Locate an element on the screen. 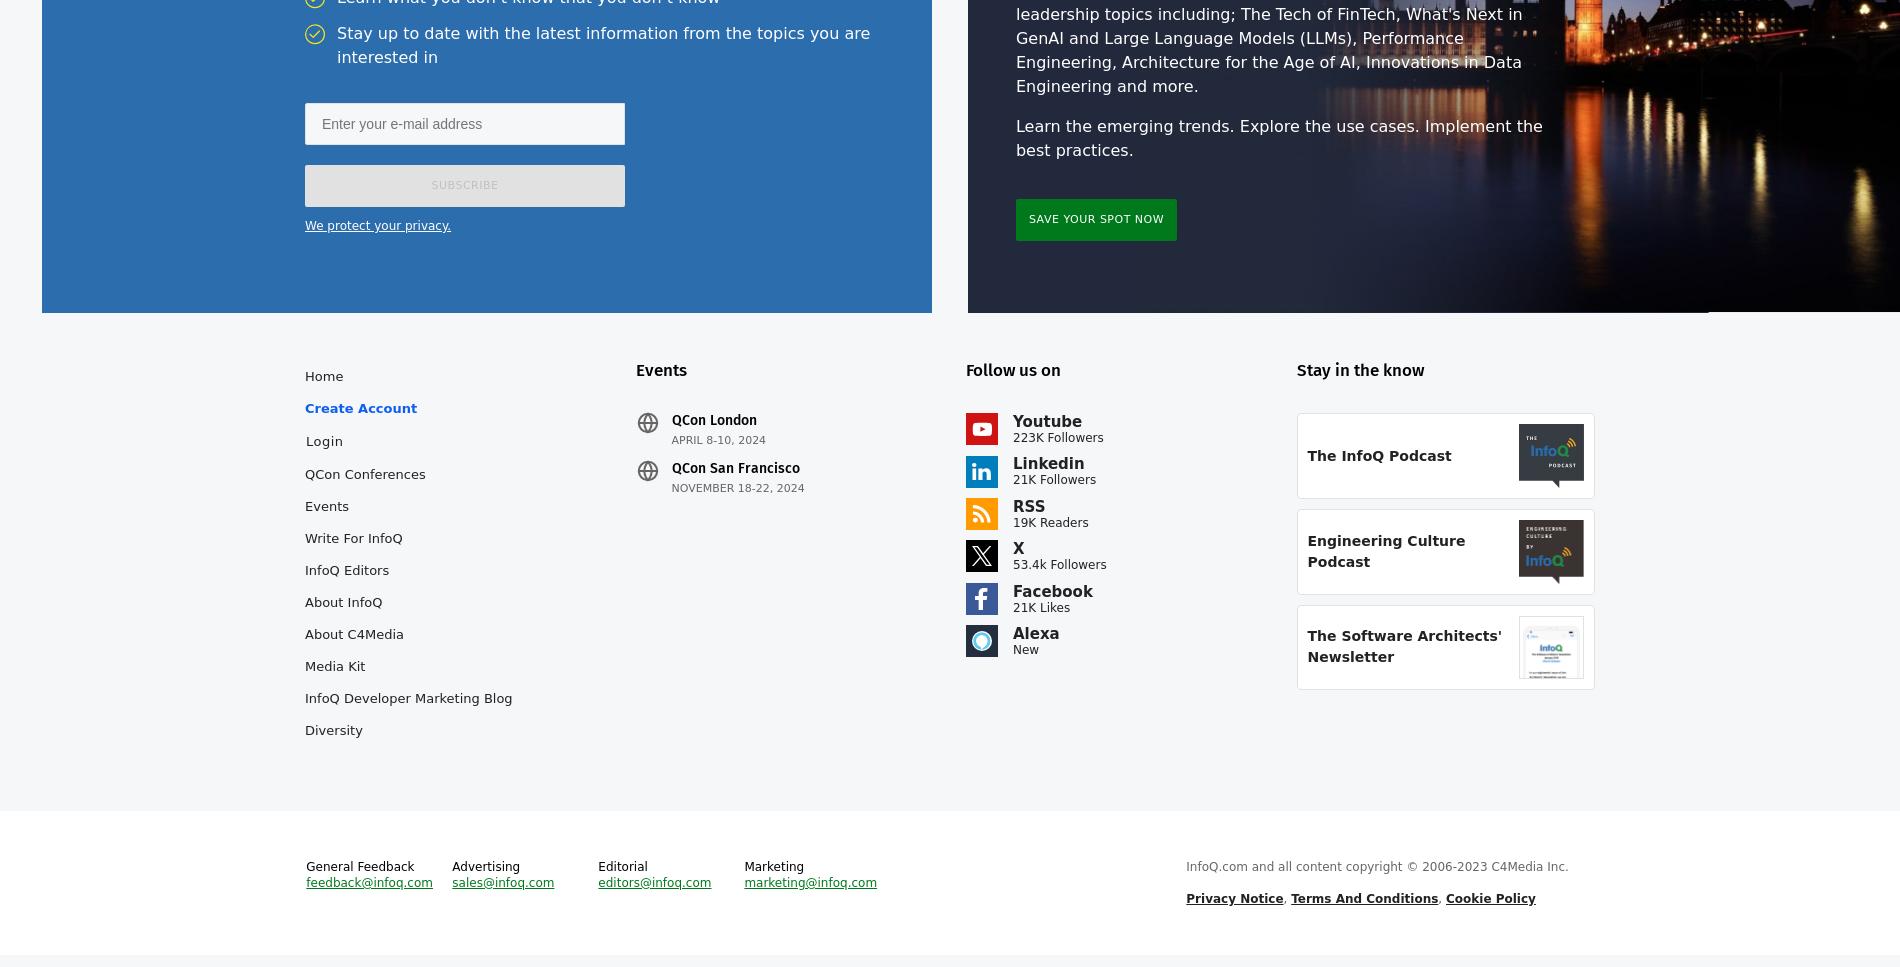  '53.4k Followers' is located at coordinates (1059, 576).